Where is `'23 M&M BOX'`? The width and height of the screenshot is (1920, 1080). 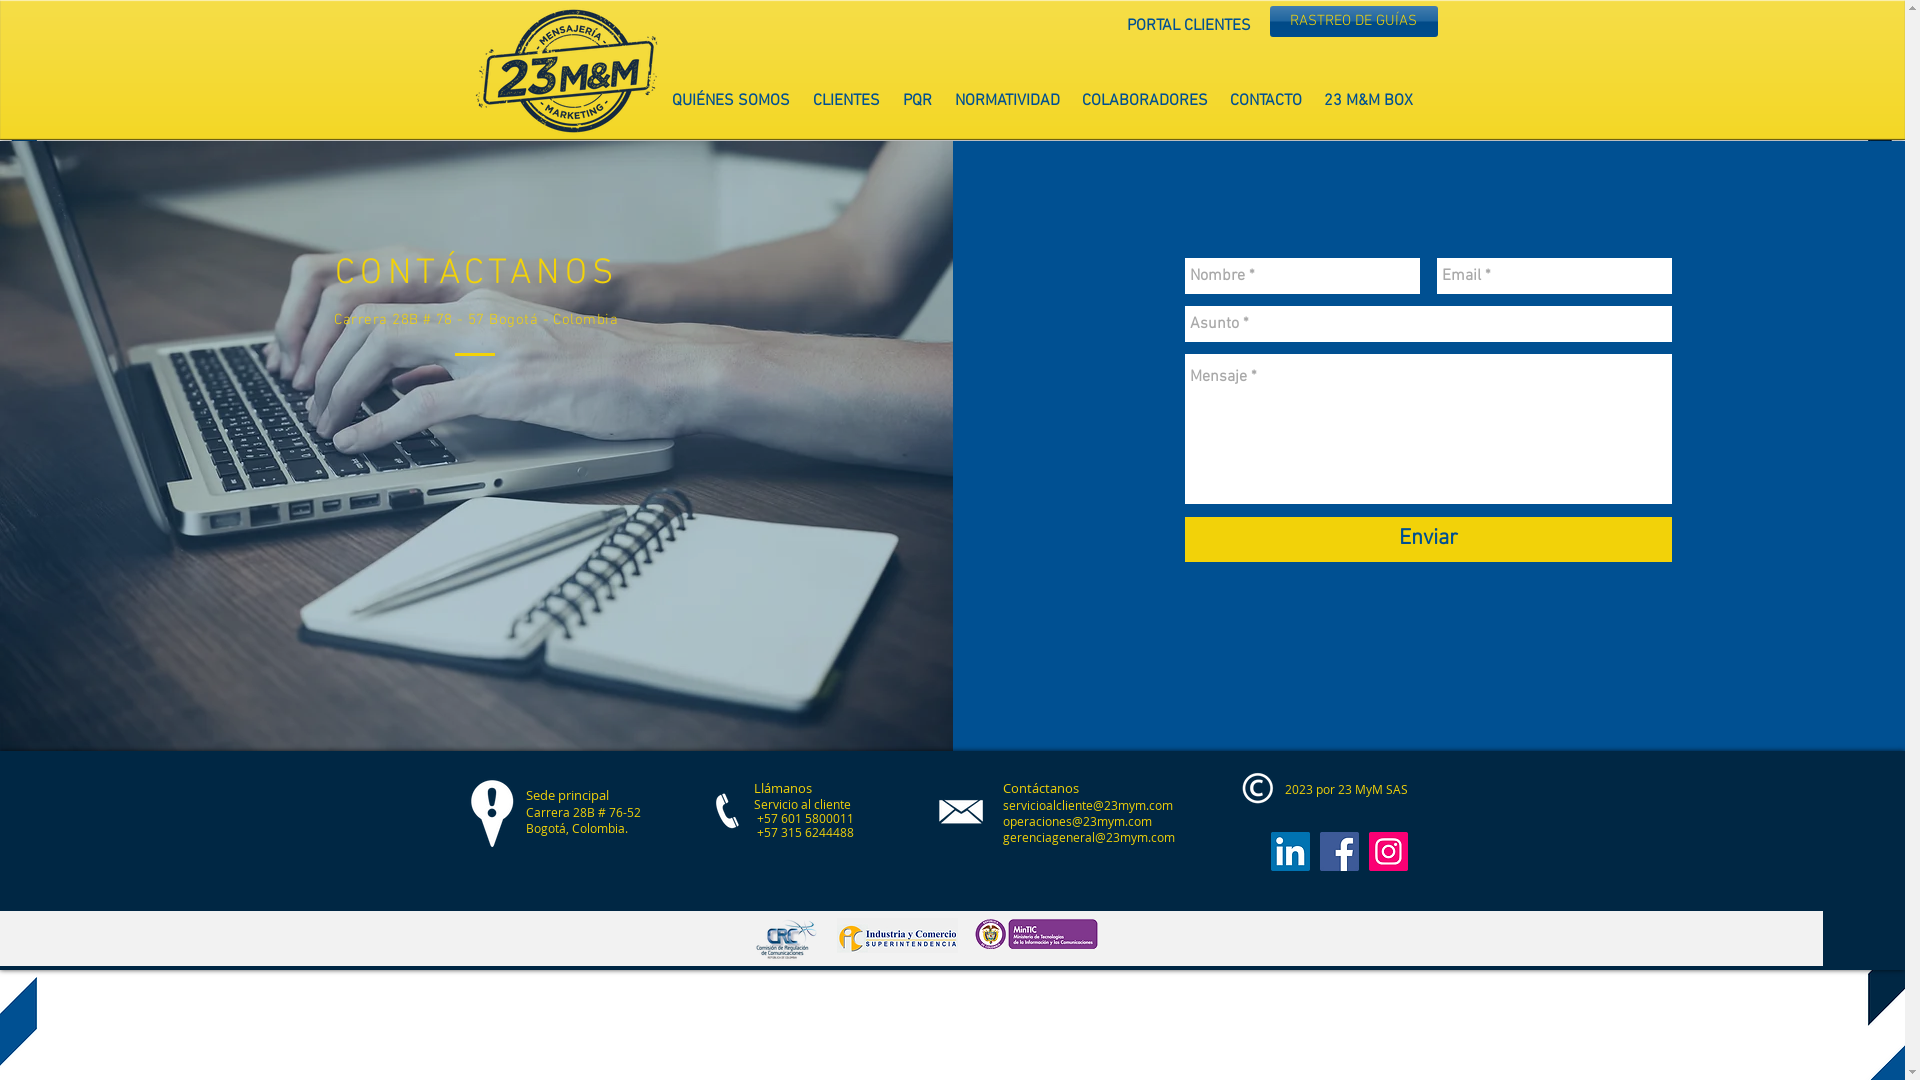 '23 M&M BOX' is located at coordinates (1366, 101).